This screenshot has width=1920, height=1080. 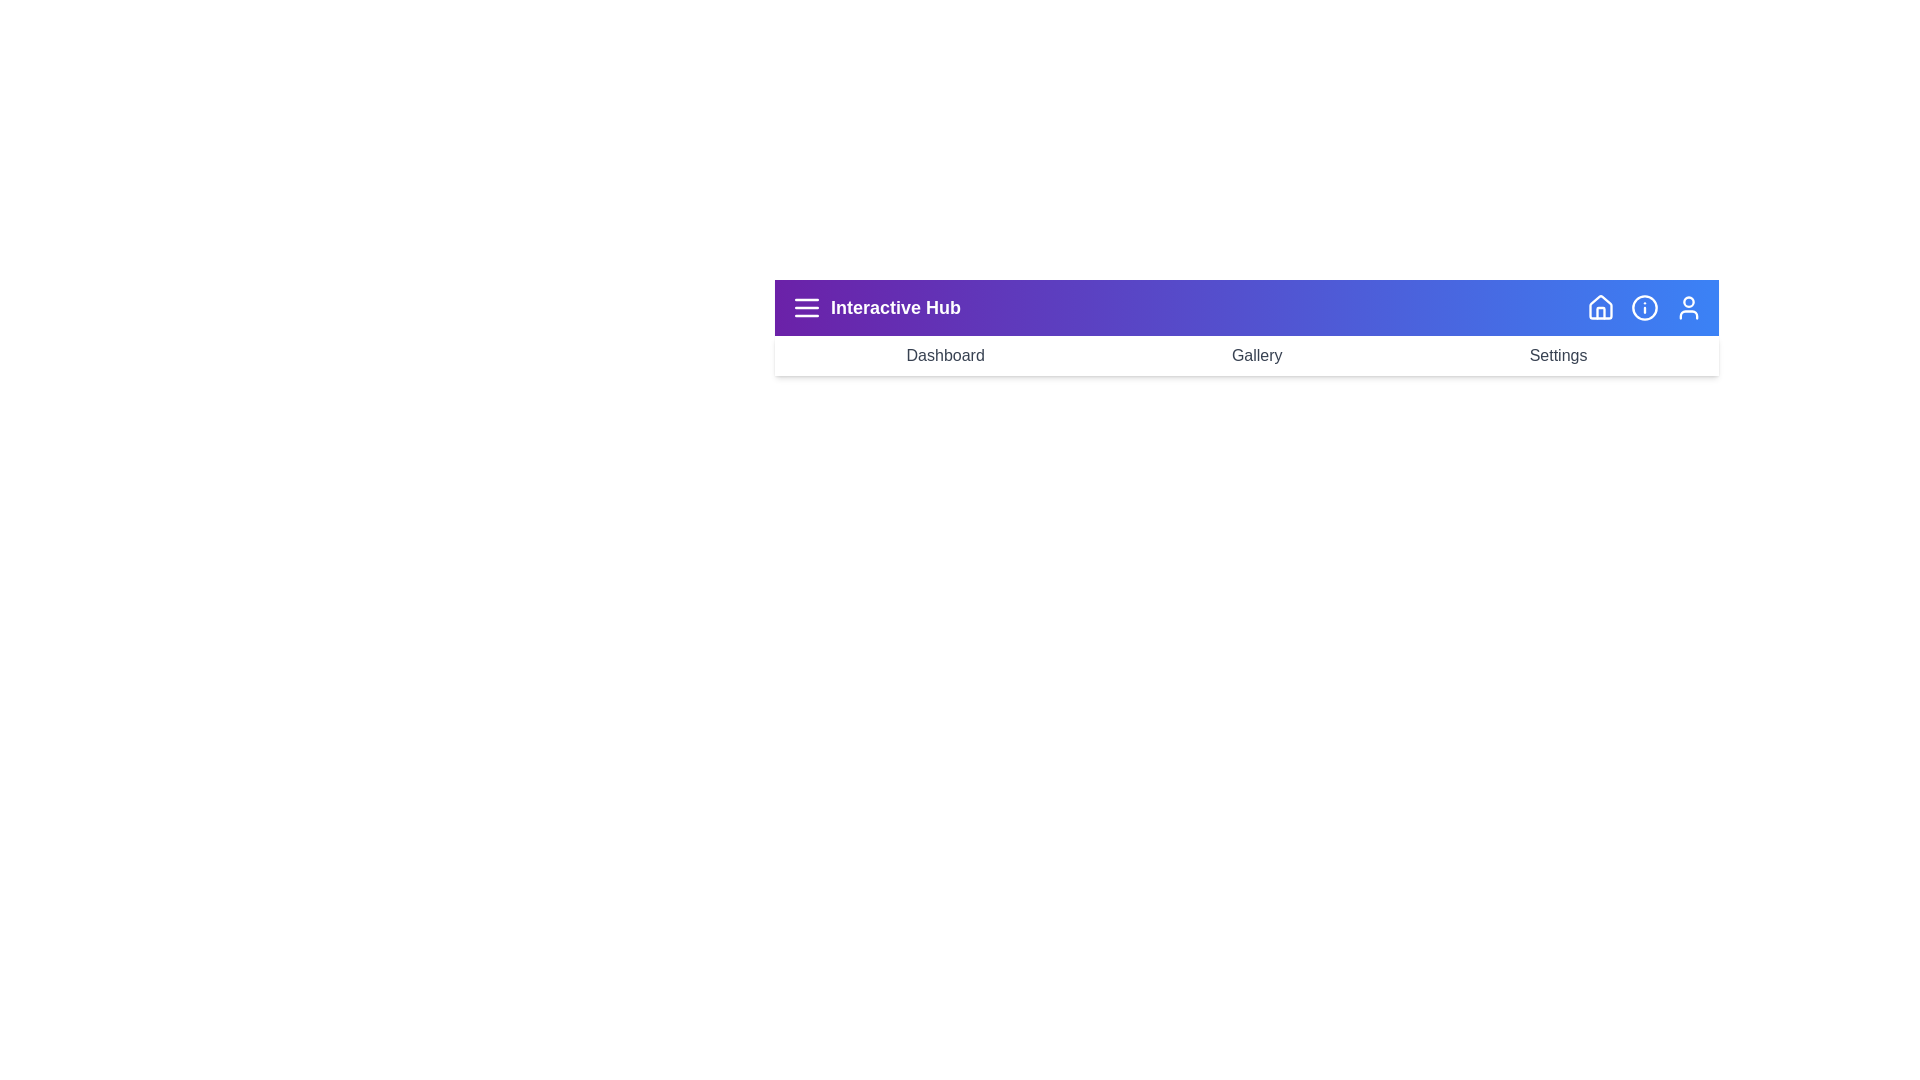 I want to click on the navigation button labeled Dashboard to navigate to the corresponding page, so click(x=944, y=354).